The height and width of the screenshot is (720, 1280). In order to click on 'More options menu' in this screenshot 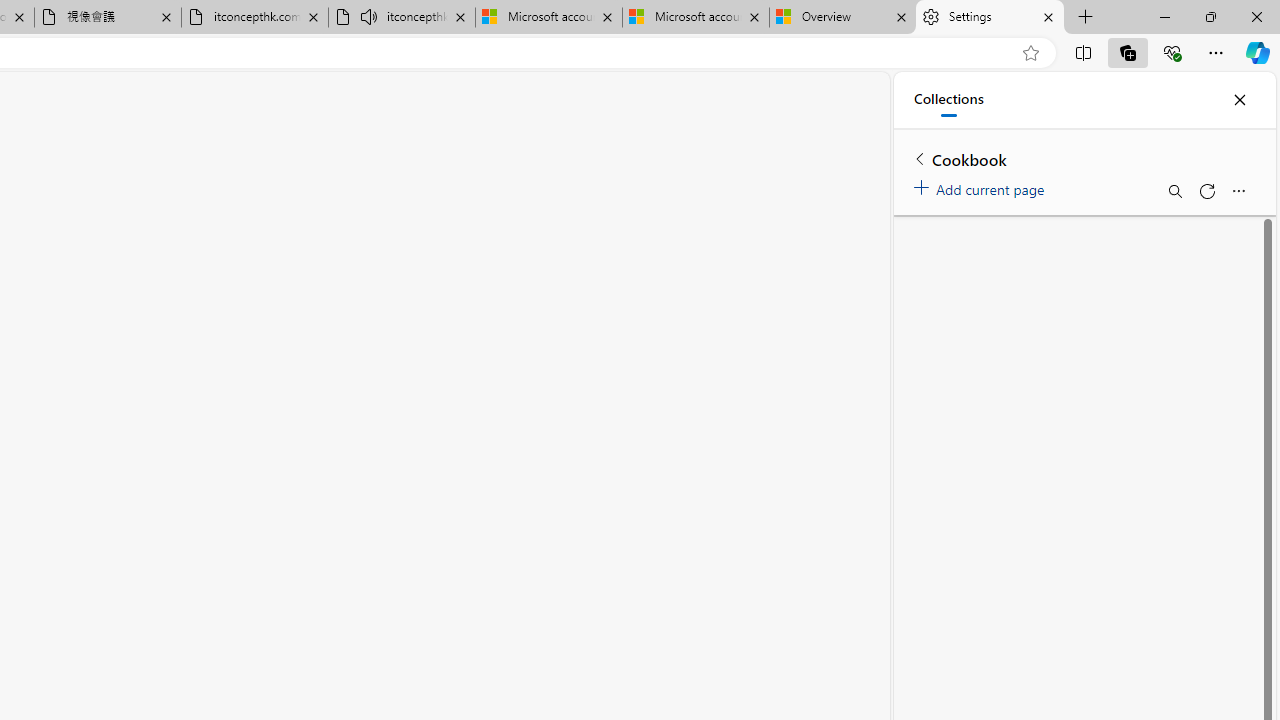, I will do `click(1237, 191)`.